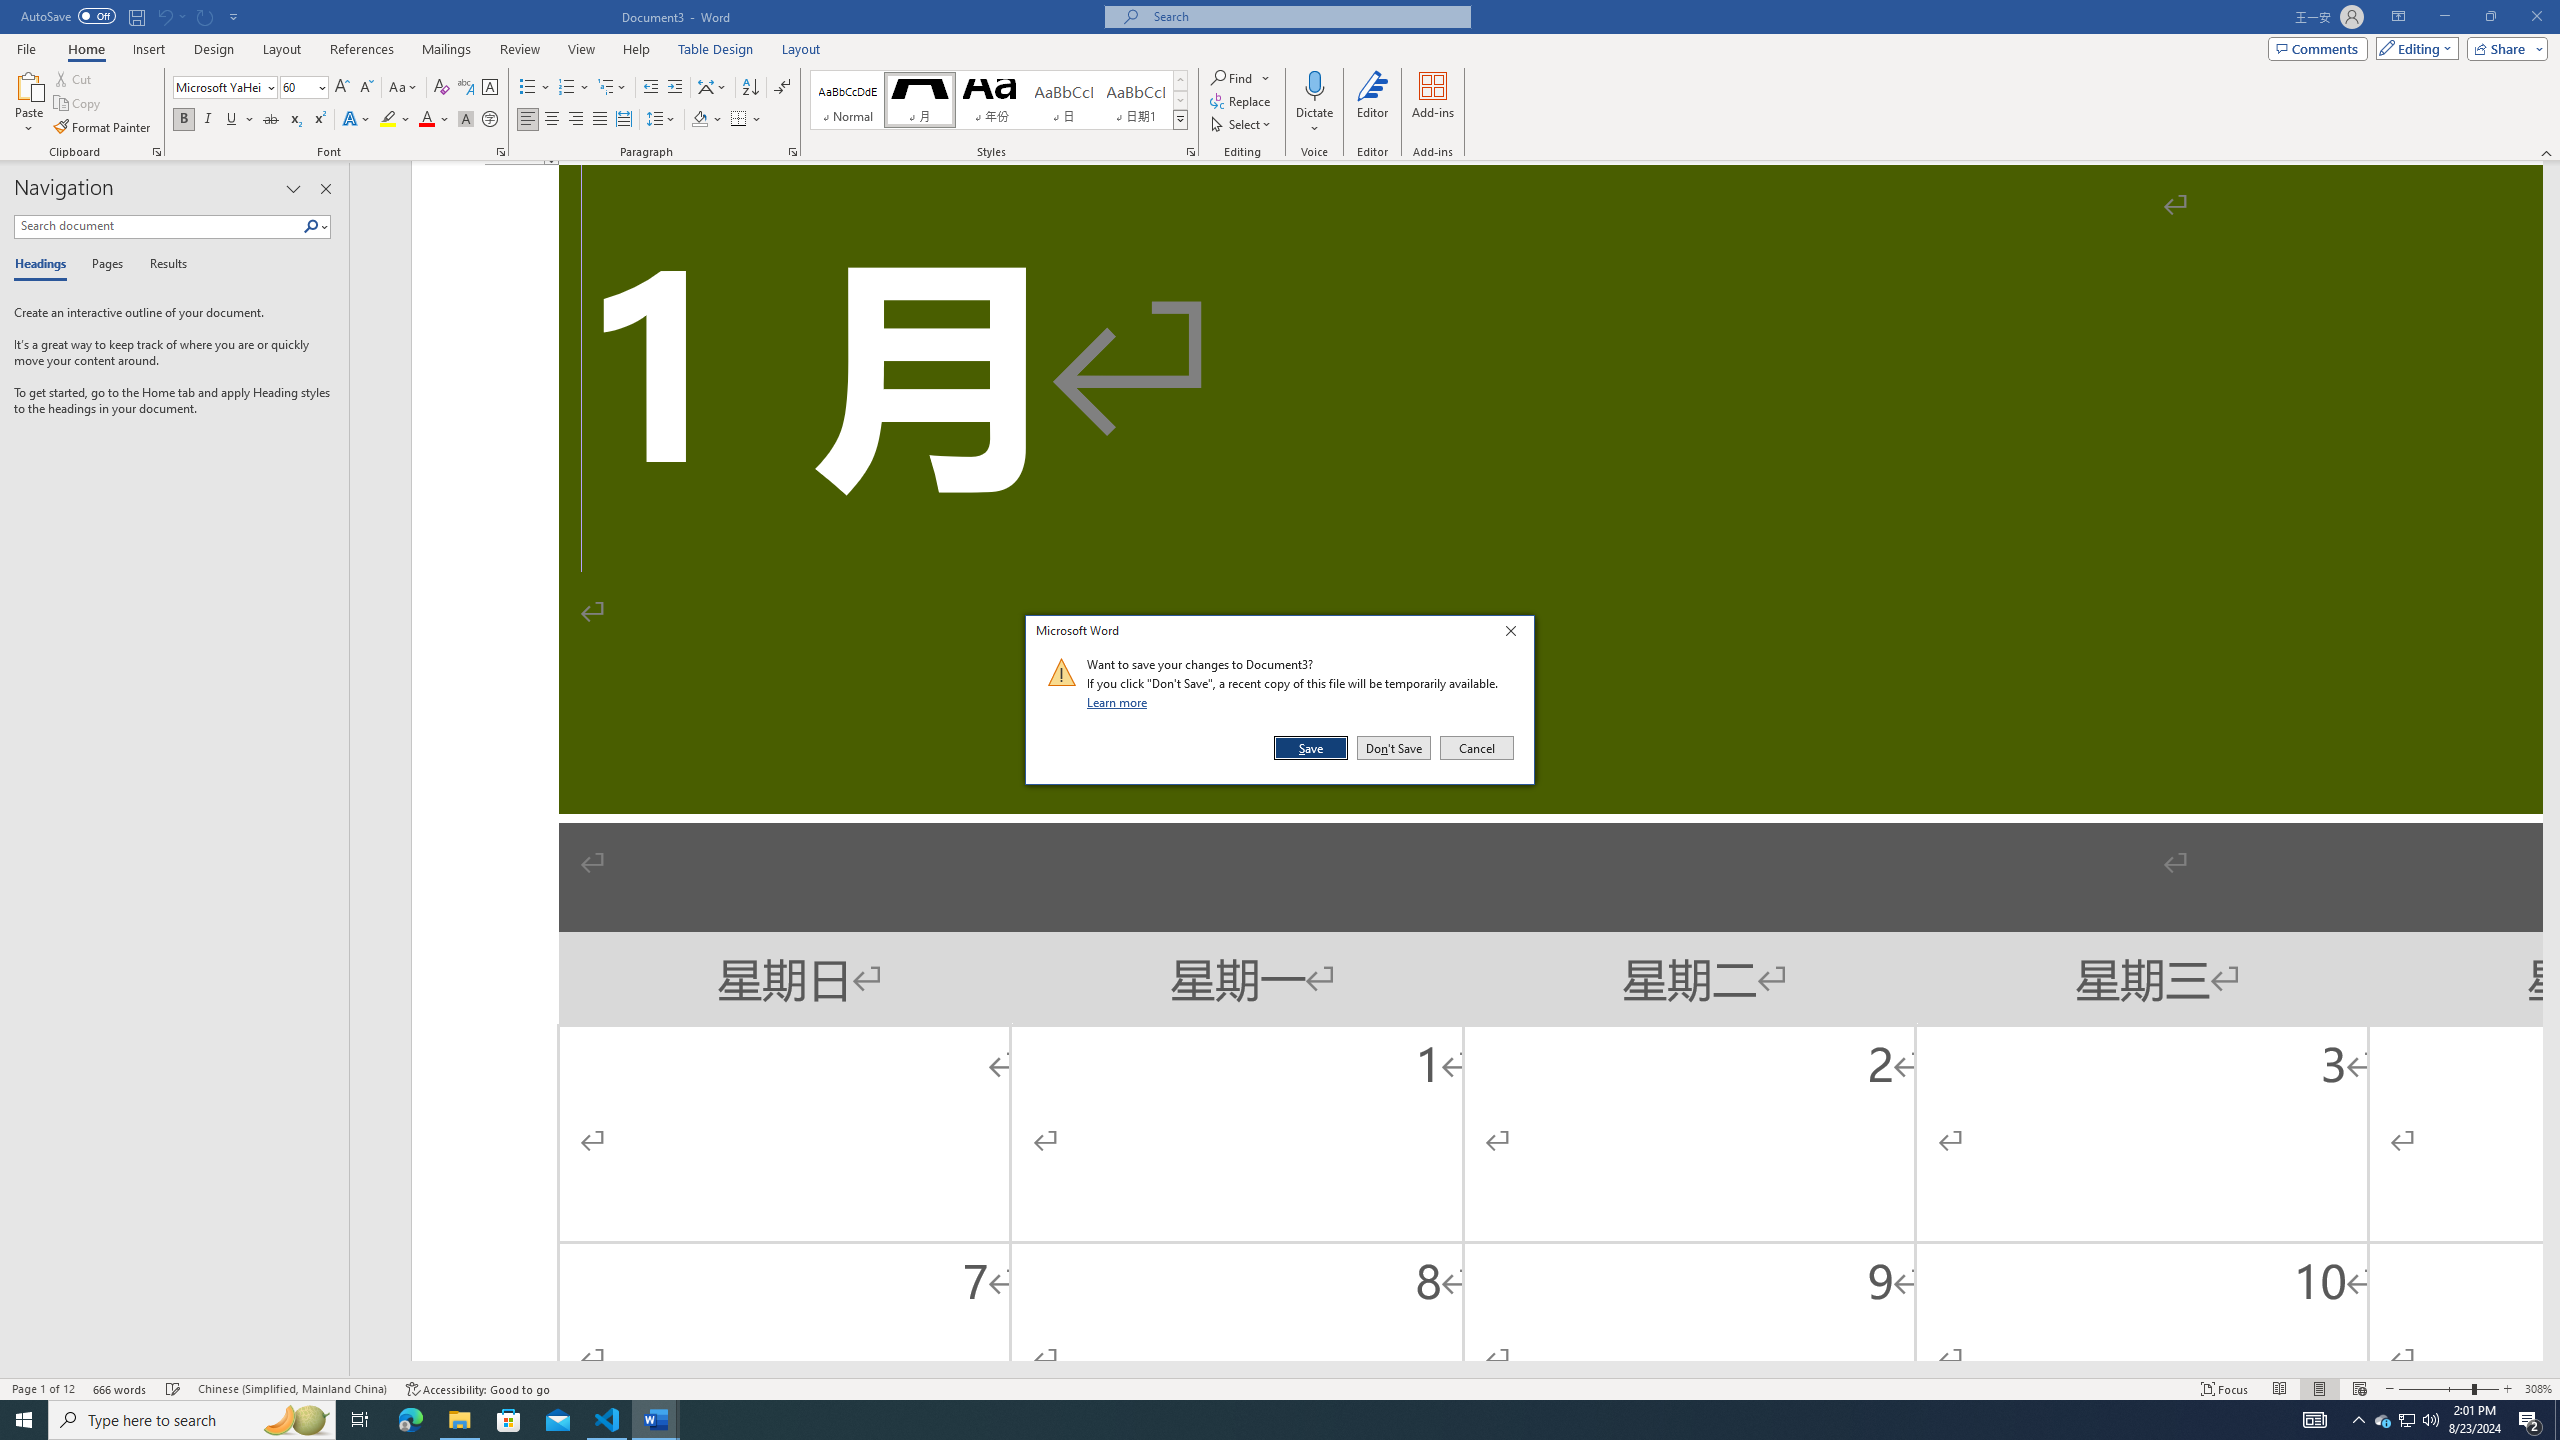 The height and width of the screenshot is (1440, 2560). Describe the element at coordinates (163, 15) in the screenshot. I see `'Can'` at that location.